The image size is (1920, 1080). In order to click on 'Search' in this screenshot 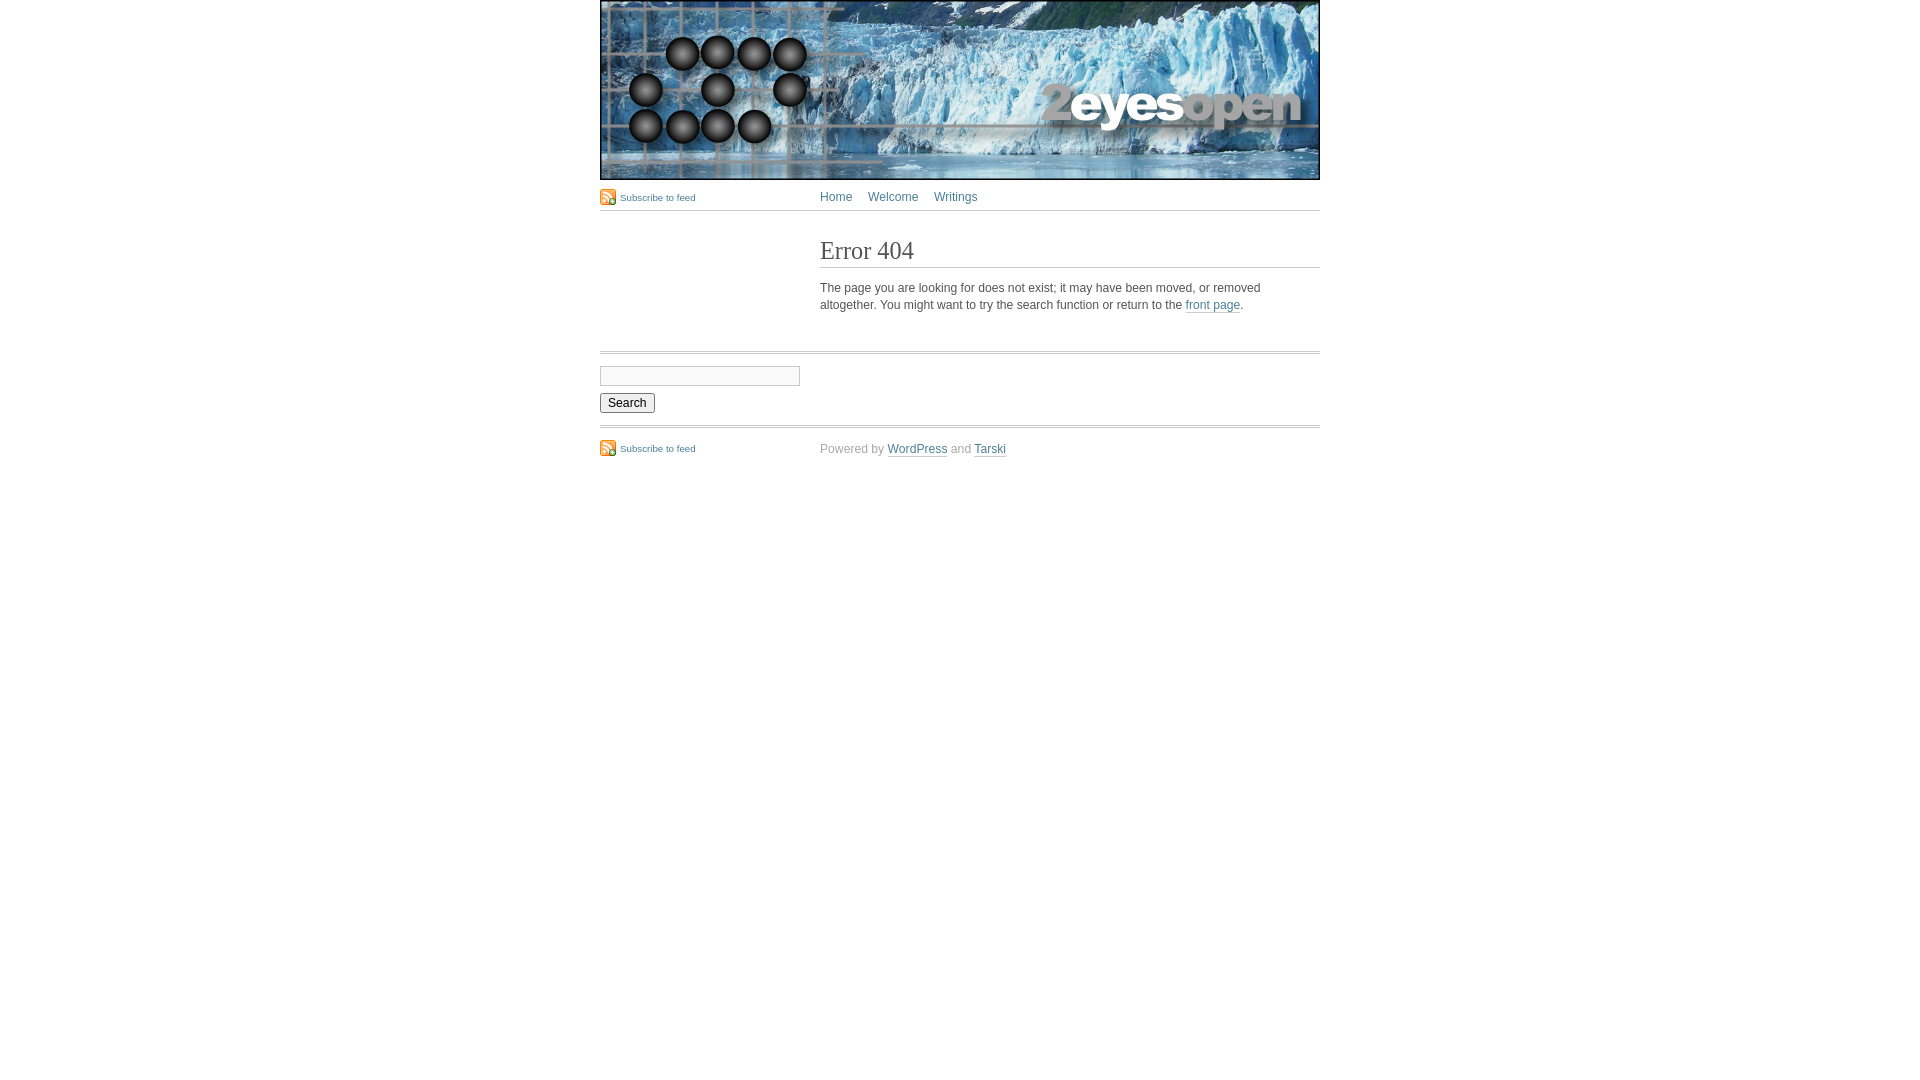, I will do `click(599, 402)`.